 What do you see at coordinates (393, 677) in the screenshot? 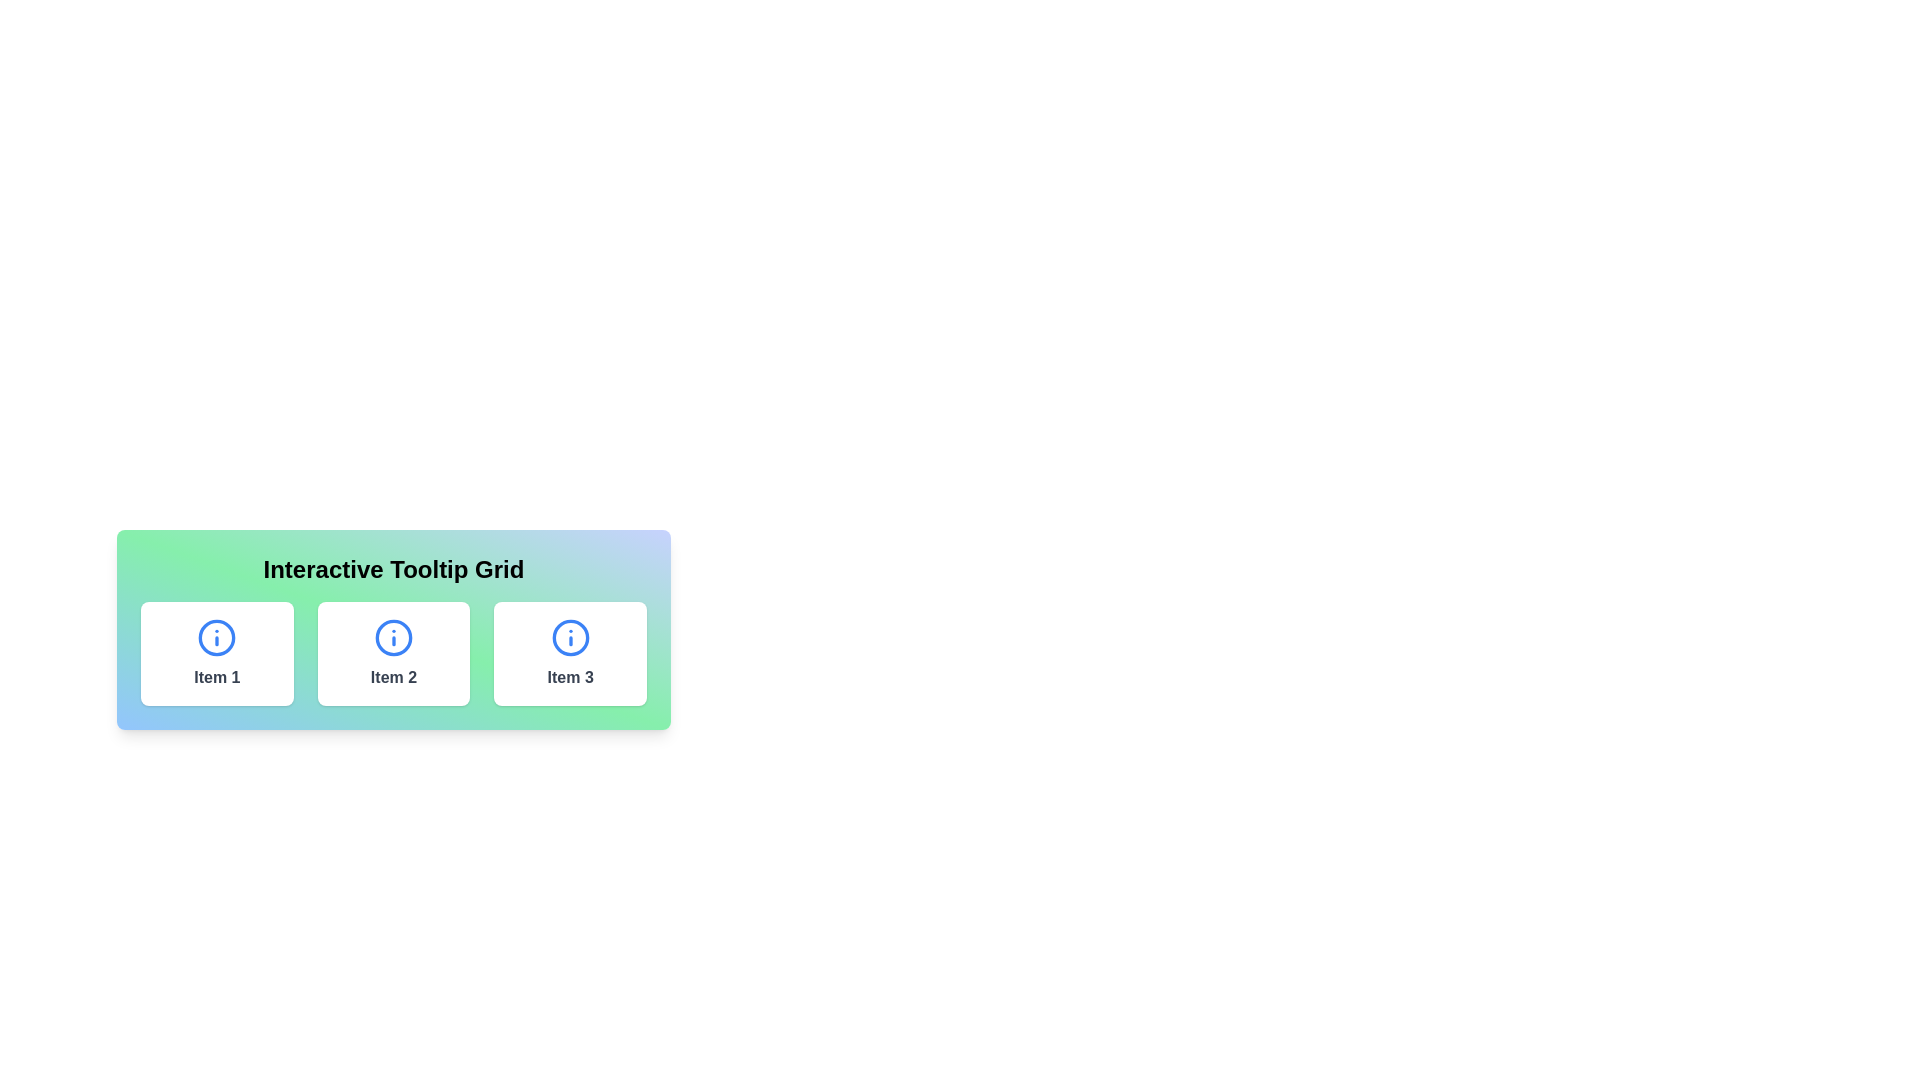
I see `the text label element displaying 'Item 2', which is styled with a bold font and gray color, located at the bottom center of a white card below the heading 'Interactive Tooltip Grid'` at bounding box center [393, 677].